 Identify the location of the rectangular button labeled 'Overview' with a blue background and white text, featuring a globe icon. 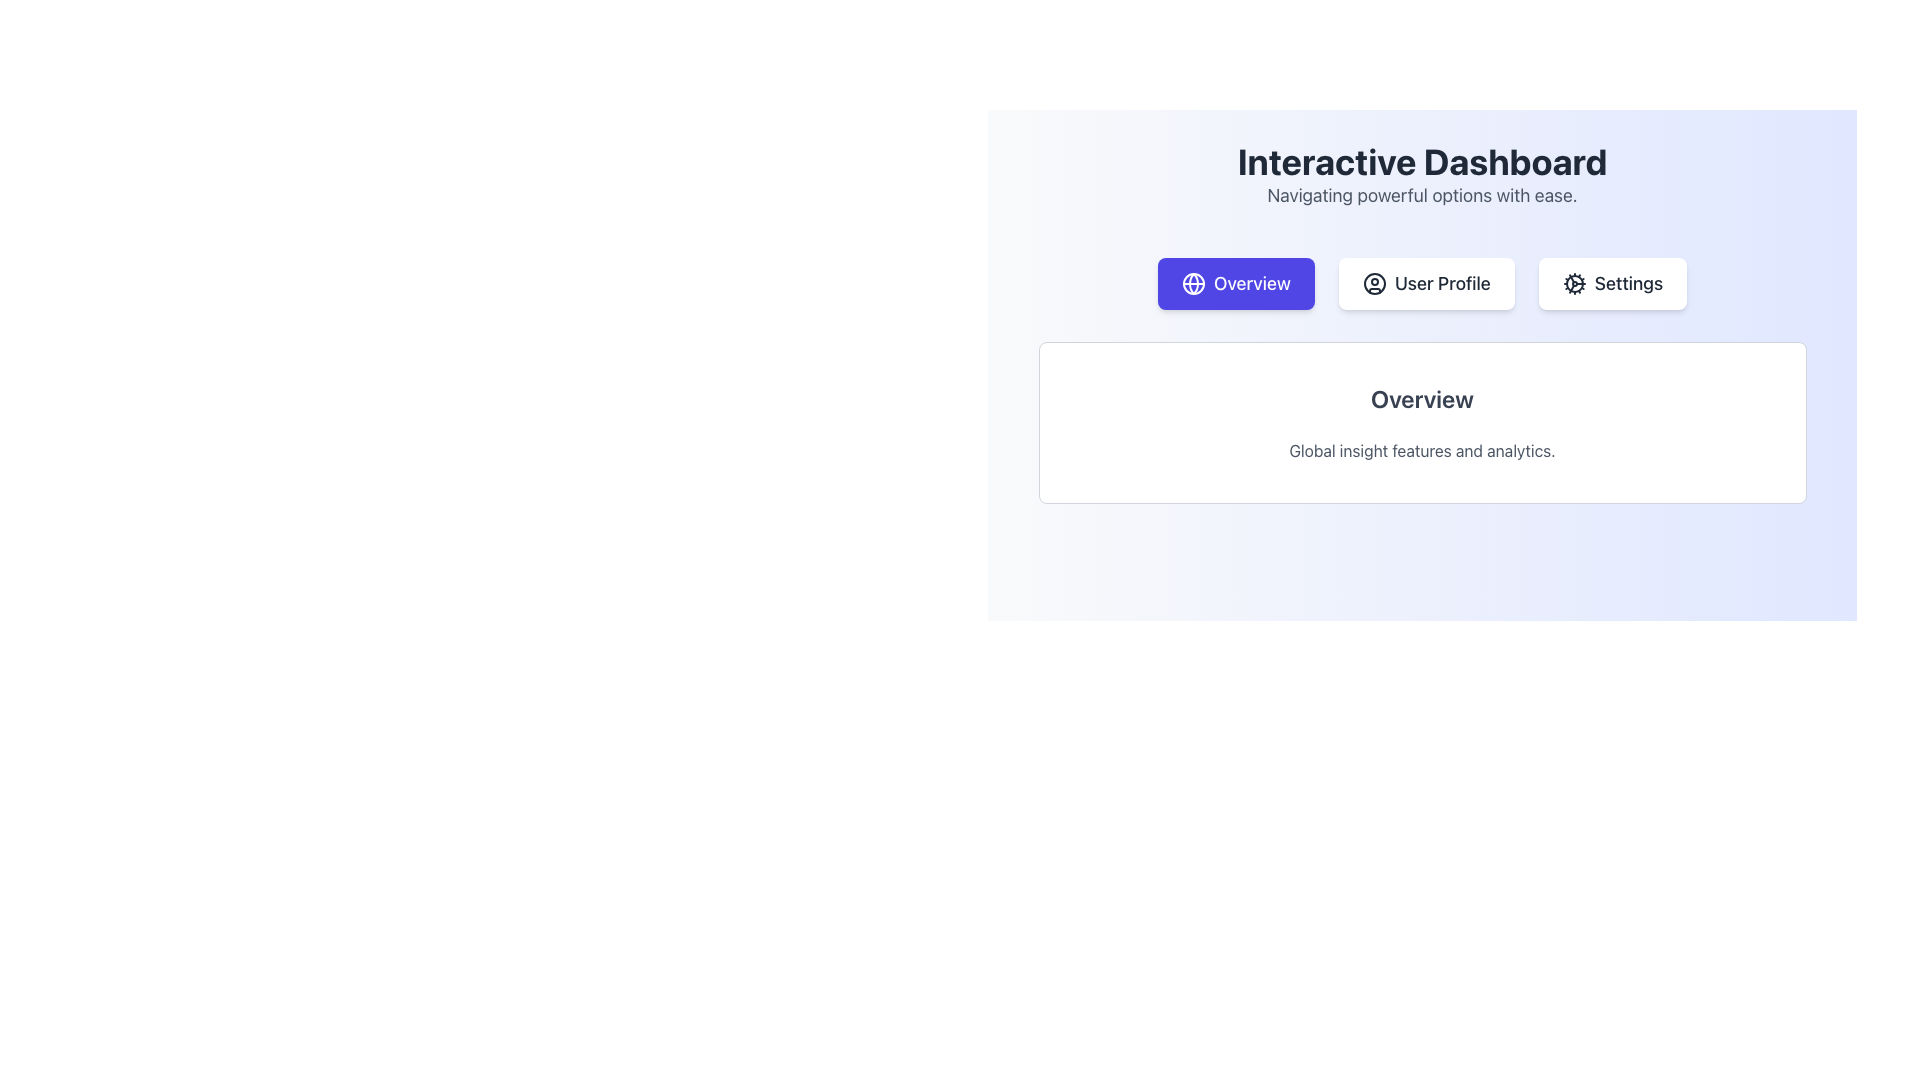
(1235, 284).